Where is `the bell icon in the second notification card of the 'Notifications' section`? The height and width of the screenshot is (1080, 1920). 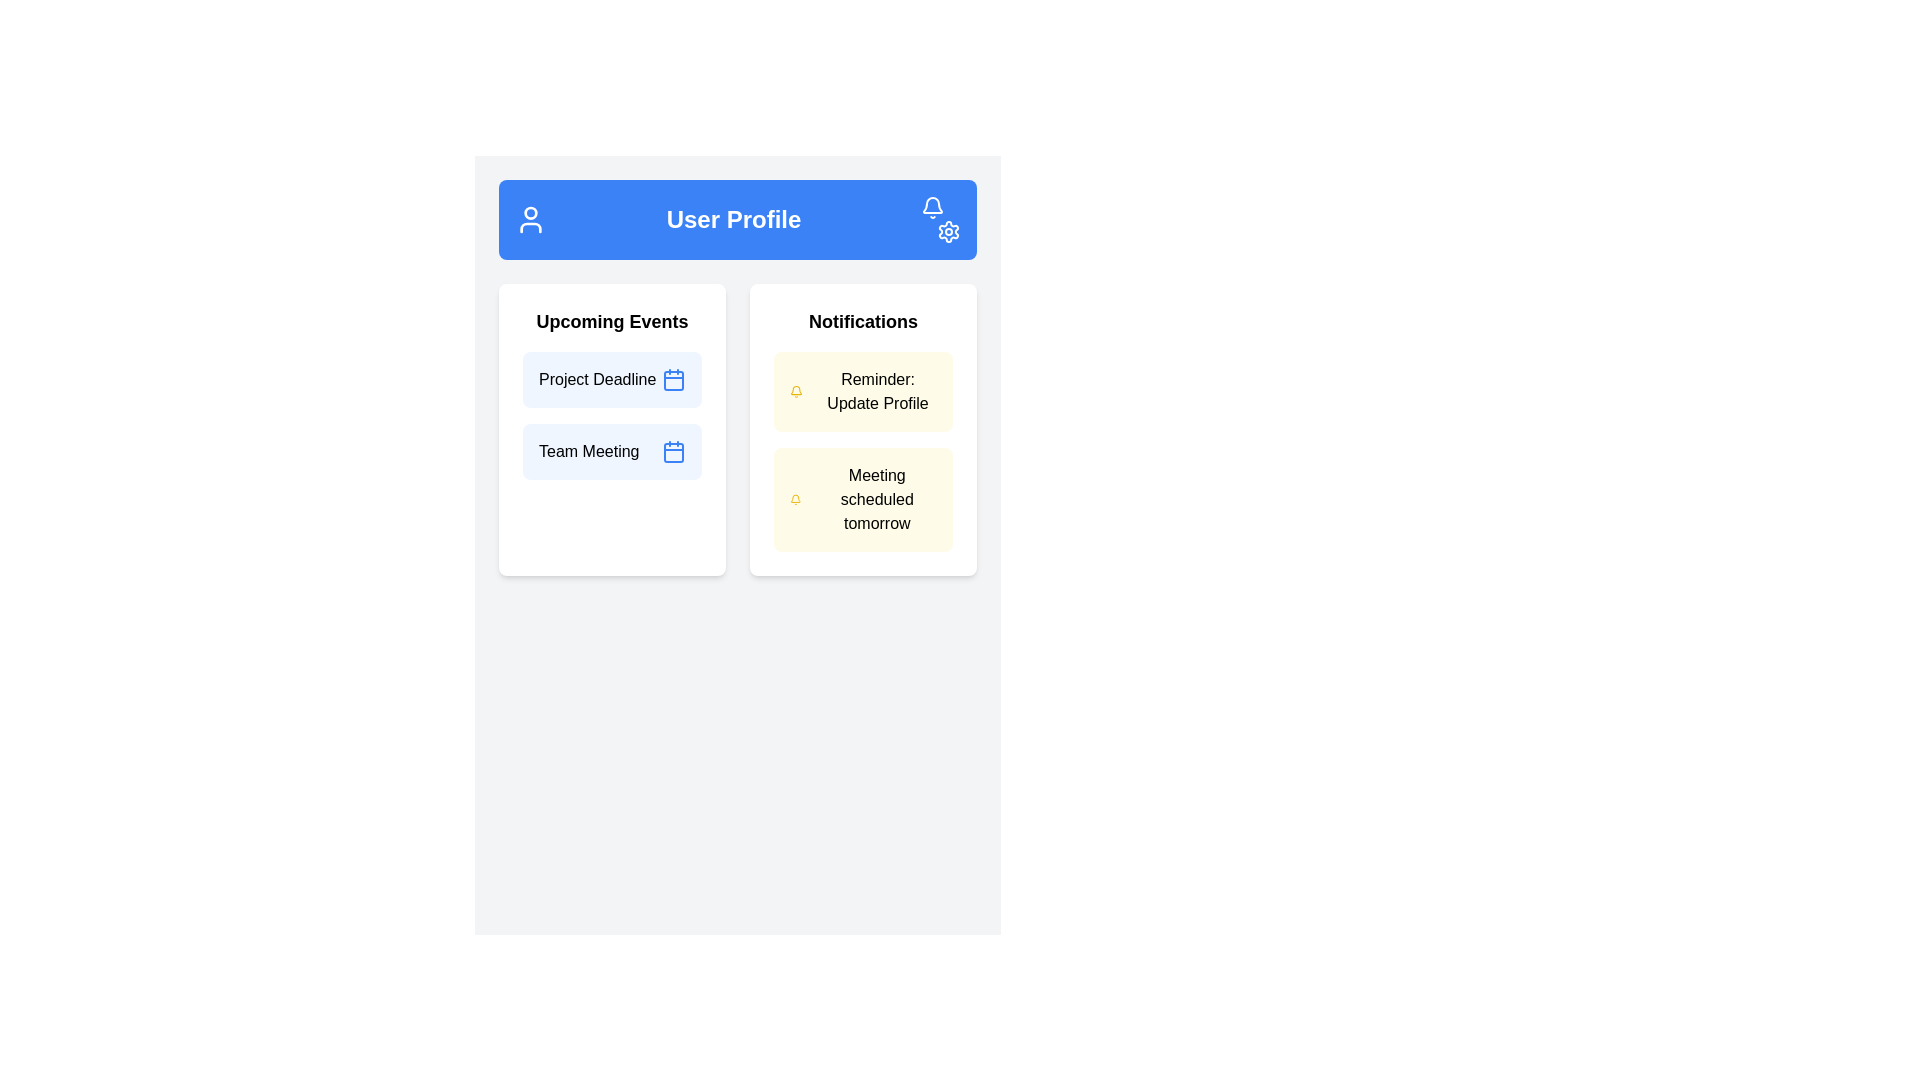
the bell icon in the second notification card of the 'Notifications' section is located at coordinates (794, 499).